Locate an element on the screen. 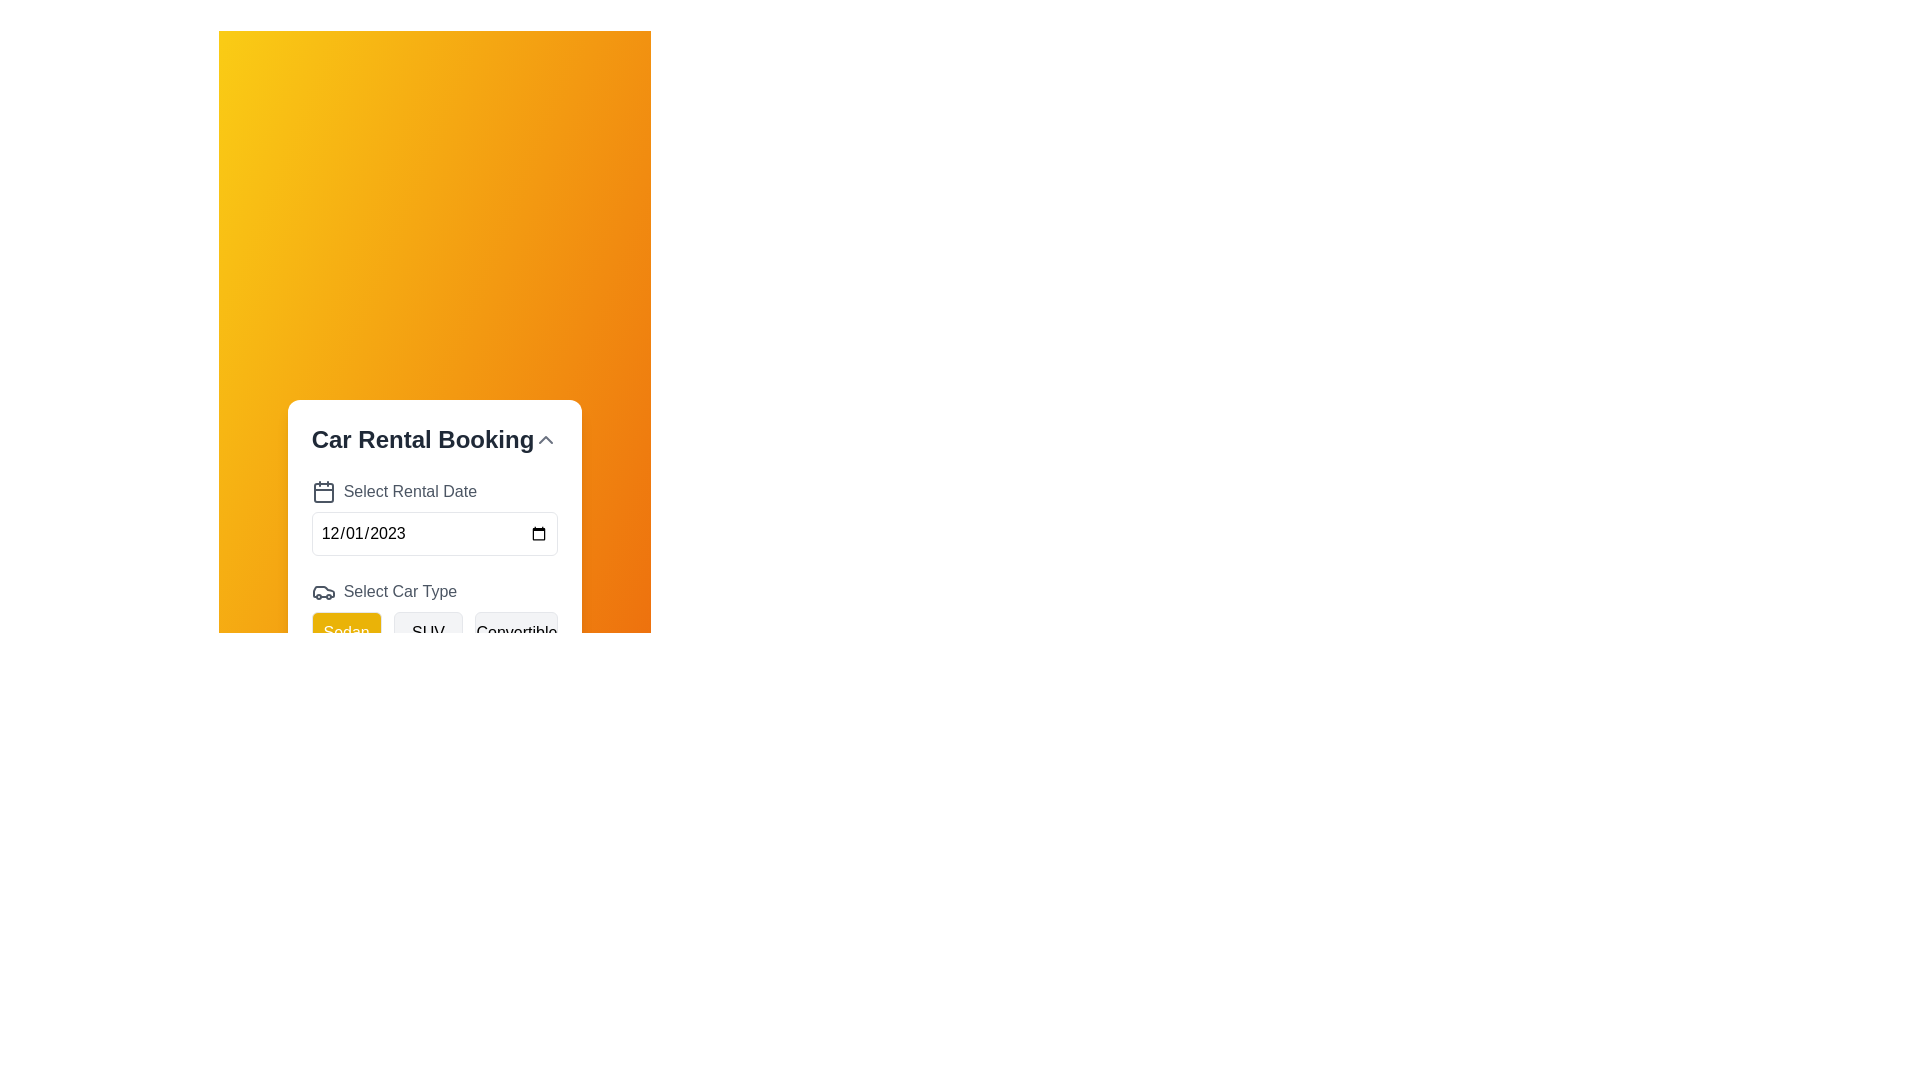 The height and width of the screenshot is (1080, 1920). 'Select Car Type' label with the car icon to understand the context of the following options for car rental type selection is located at coordinates (434, 590).